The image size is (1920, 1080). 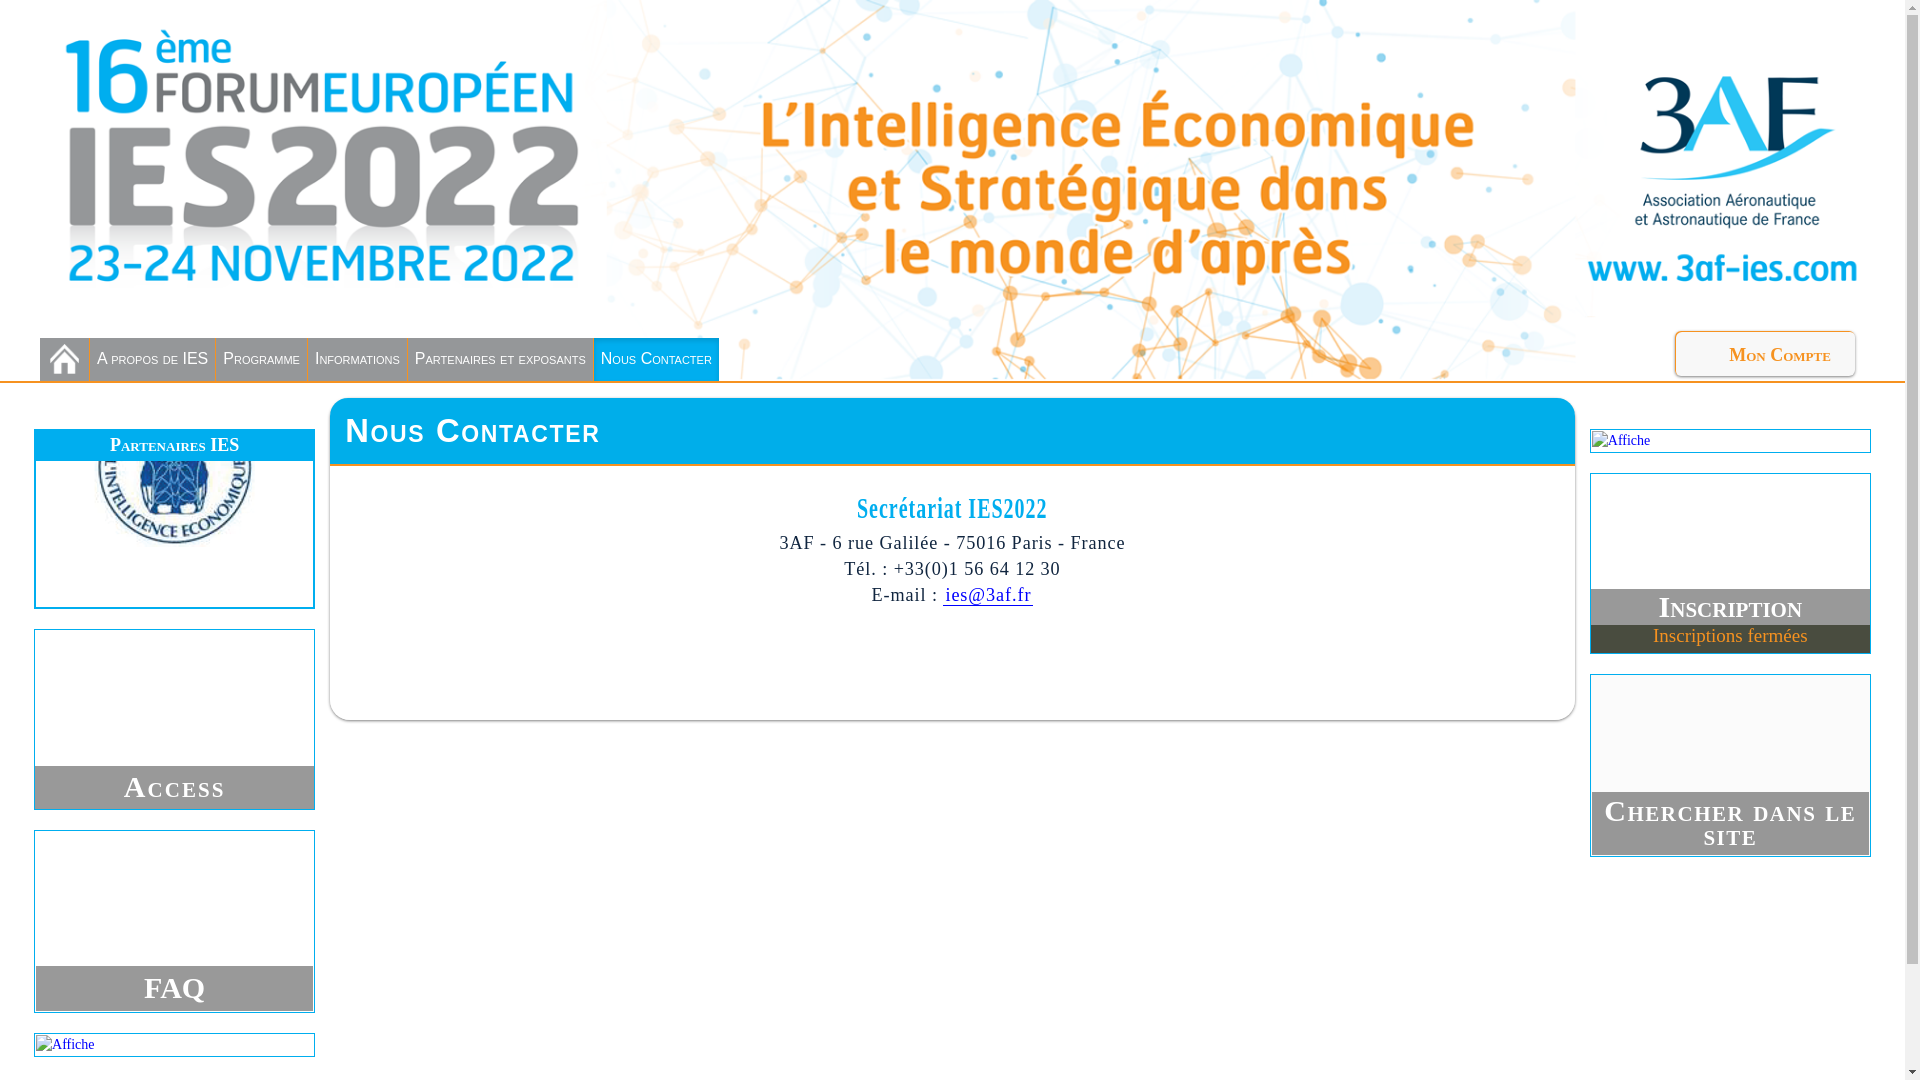 I want to click on 'Mon Compte', so click(x=1675, y=352).